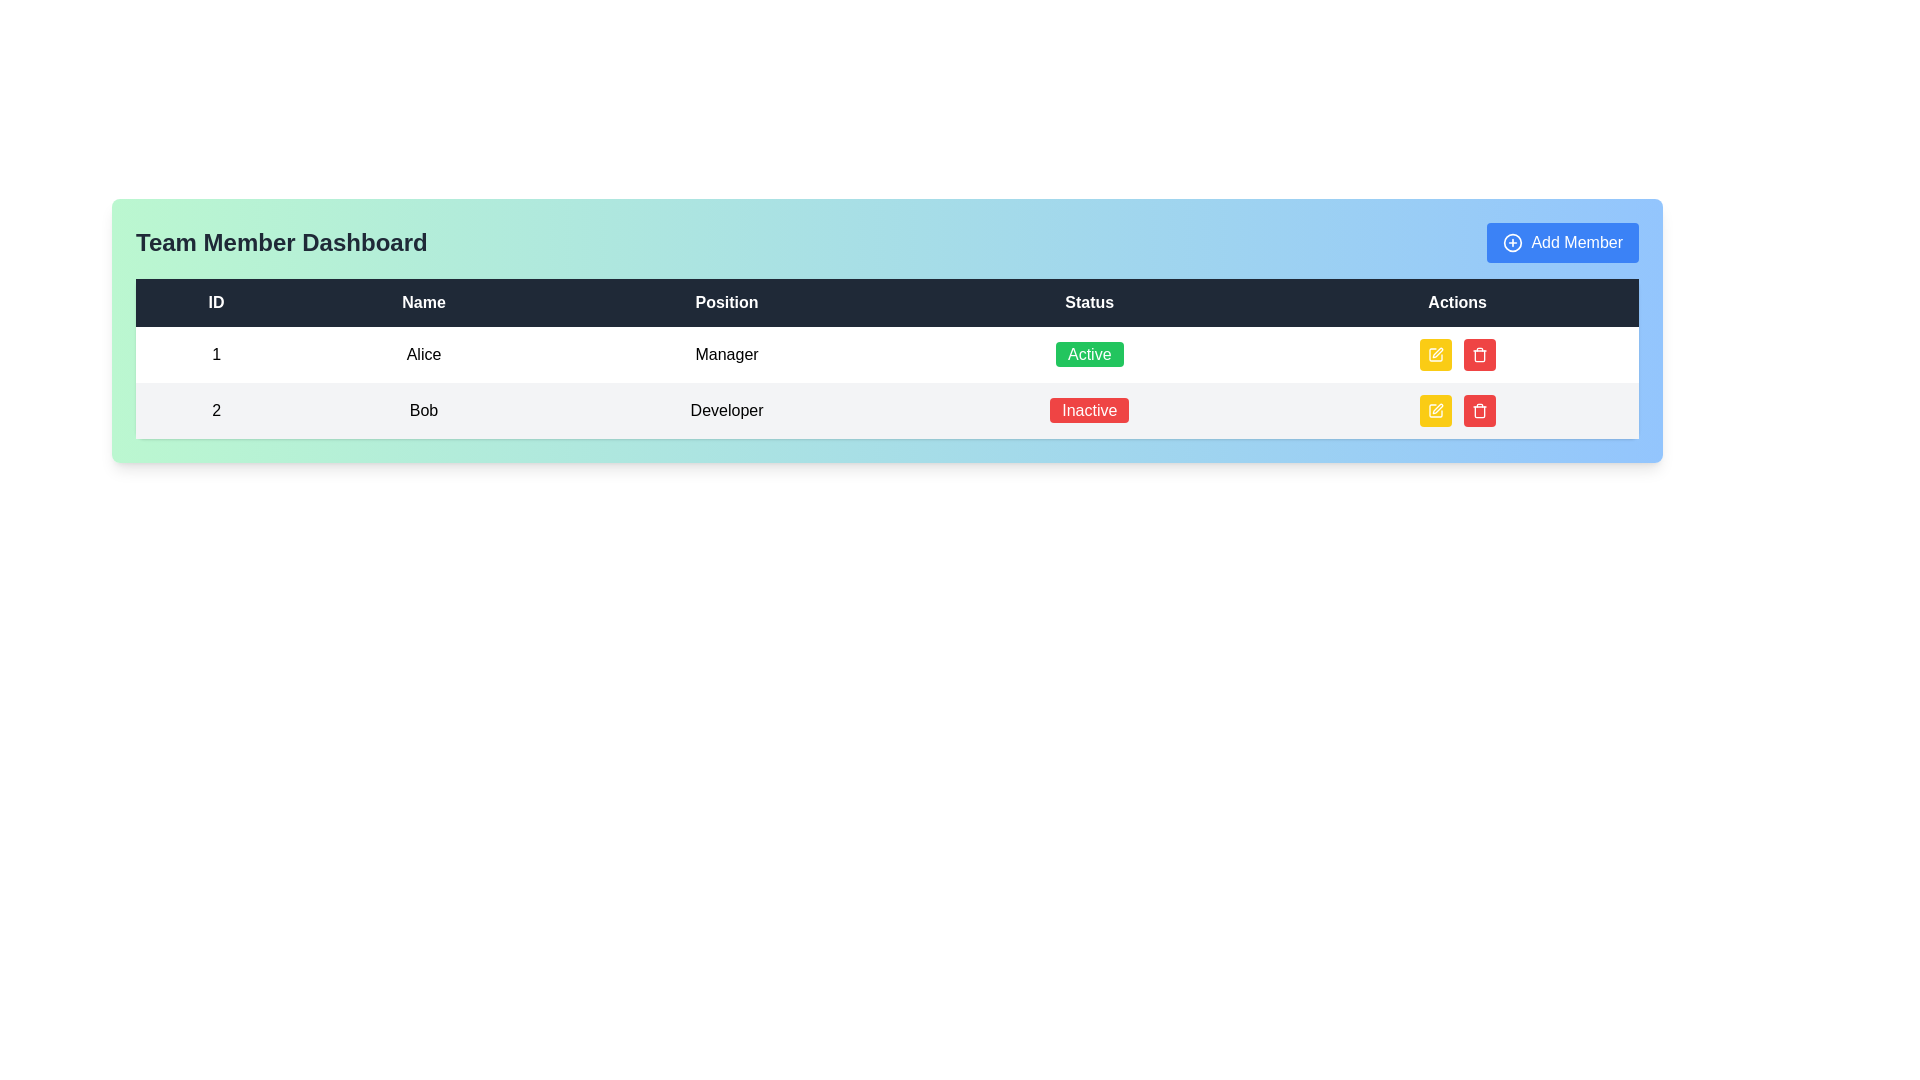 Image resolution: width=1920 pixels, height=1080 pixels. What do you see at coordinates (726, 353) in the screenshot?
I see `the text label in the third column of the first row of the table, which is located between 'Alice' and 'Active'` at bounding box center [726, 353].